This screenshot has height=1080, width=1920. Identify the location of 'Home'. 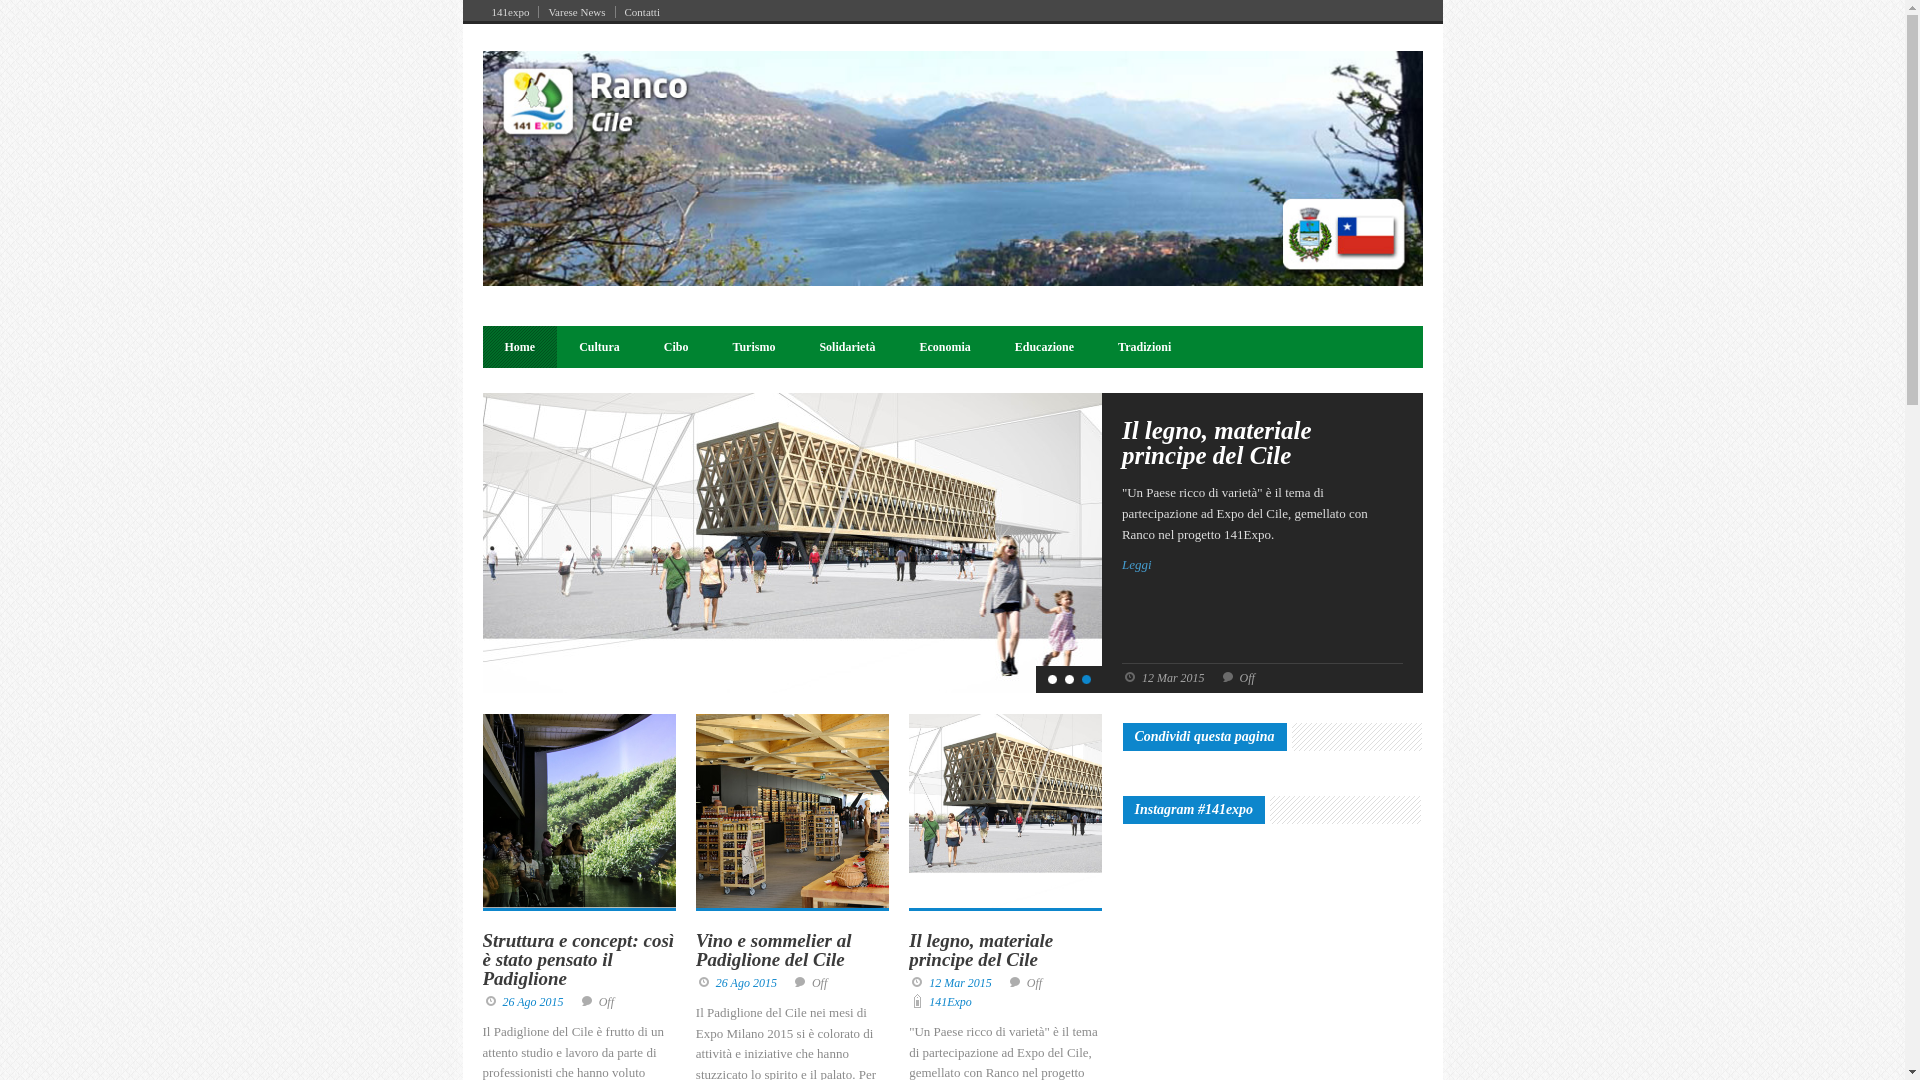
(519, 346).